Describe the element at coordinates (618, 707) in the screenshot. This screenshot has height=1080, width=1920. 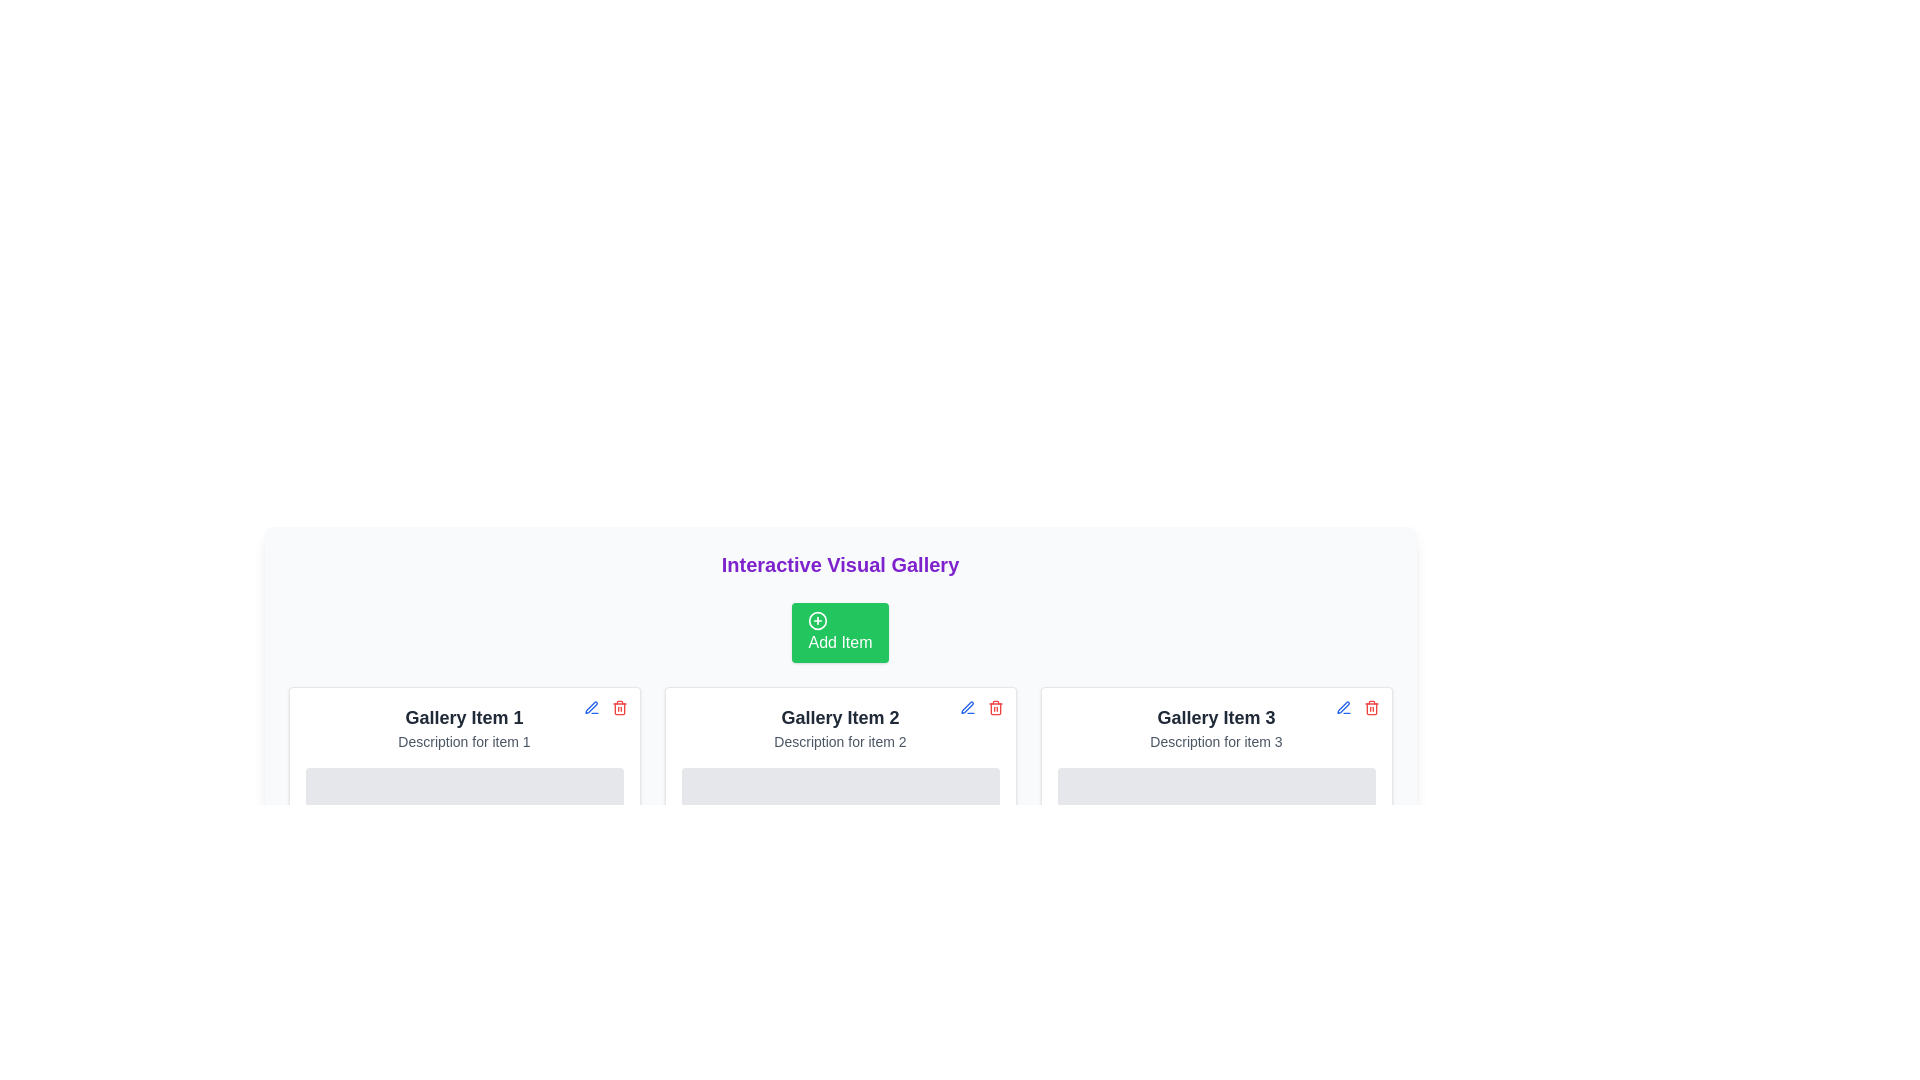
I see `the red trash bin icon representing delete functionality` at that location.